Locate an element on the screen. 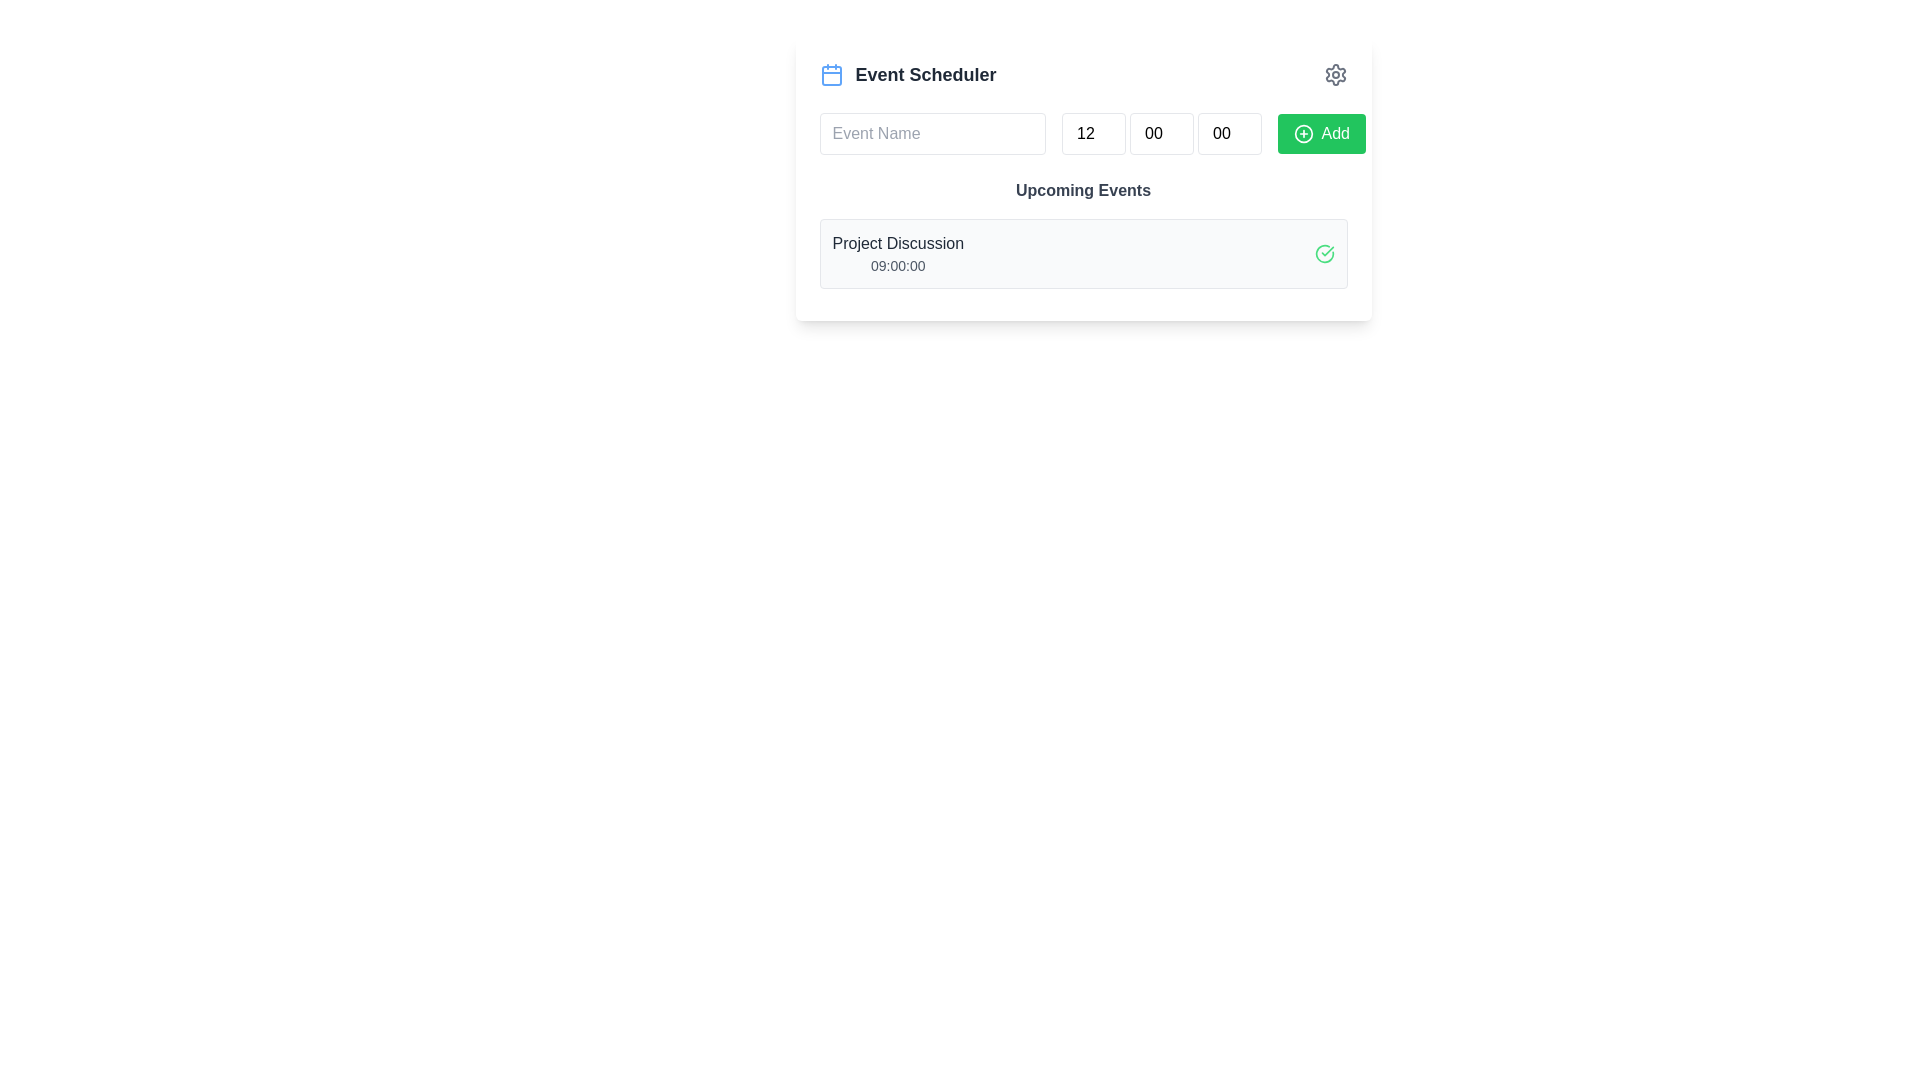 The image size is (1920, 1080). the gear icon located in the top-right corner of the white panel, near the 'Event Scheduler' header and the green 'Add' button is located at coordinates (1335, 73).